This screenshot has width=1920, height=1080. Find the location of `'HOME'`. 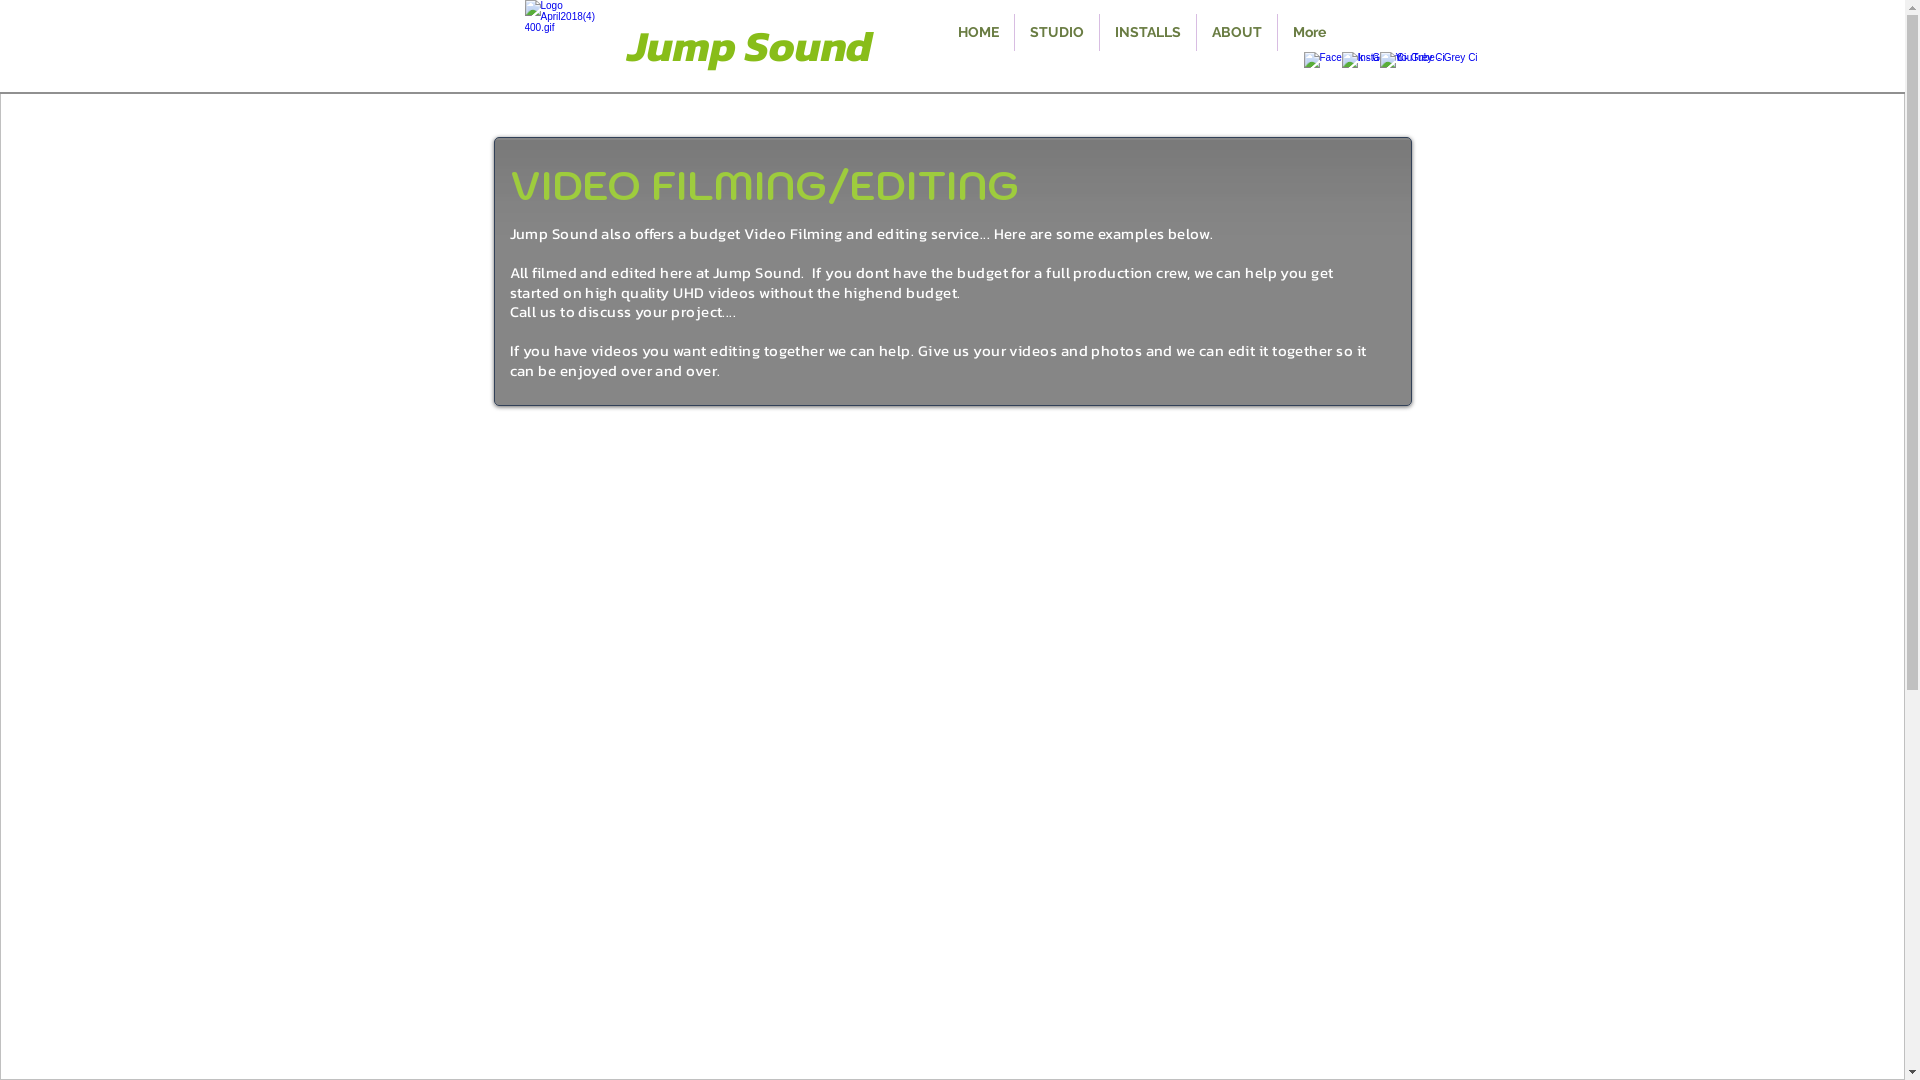

'HOME' is located at coordinates (978, 32).